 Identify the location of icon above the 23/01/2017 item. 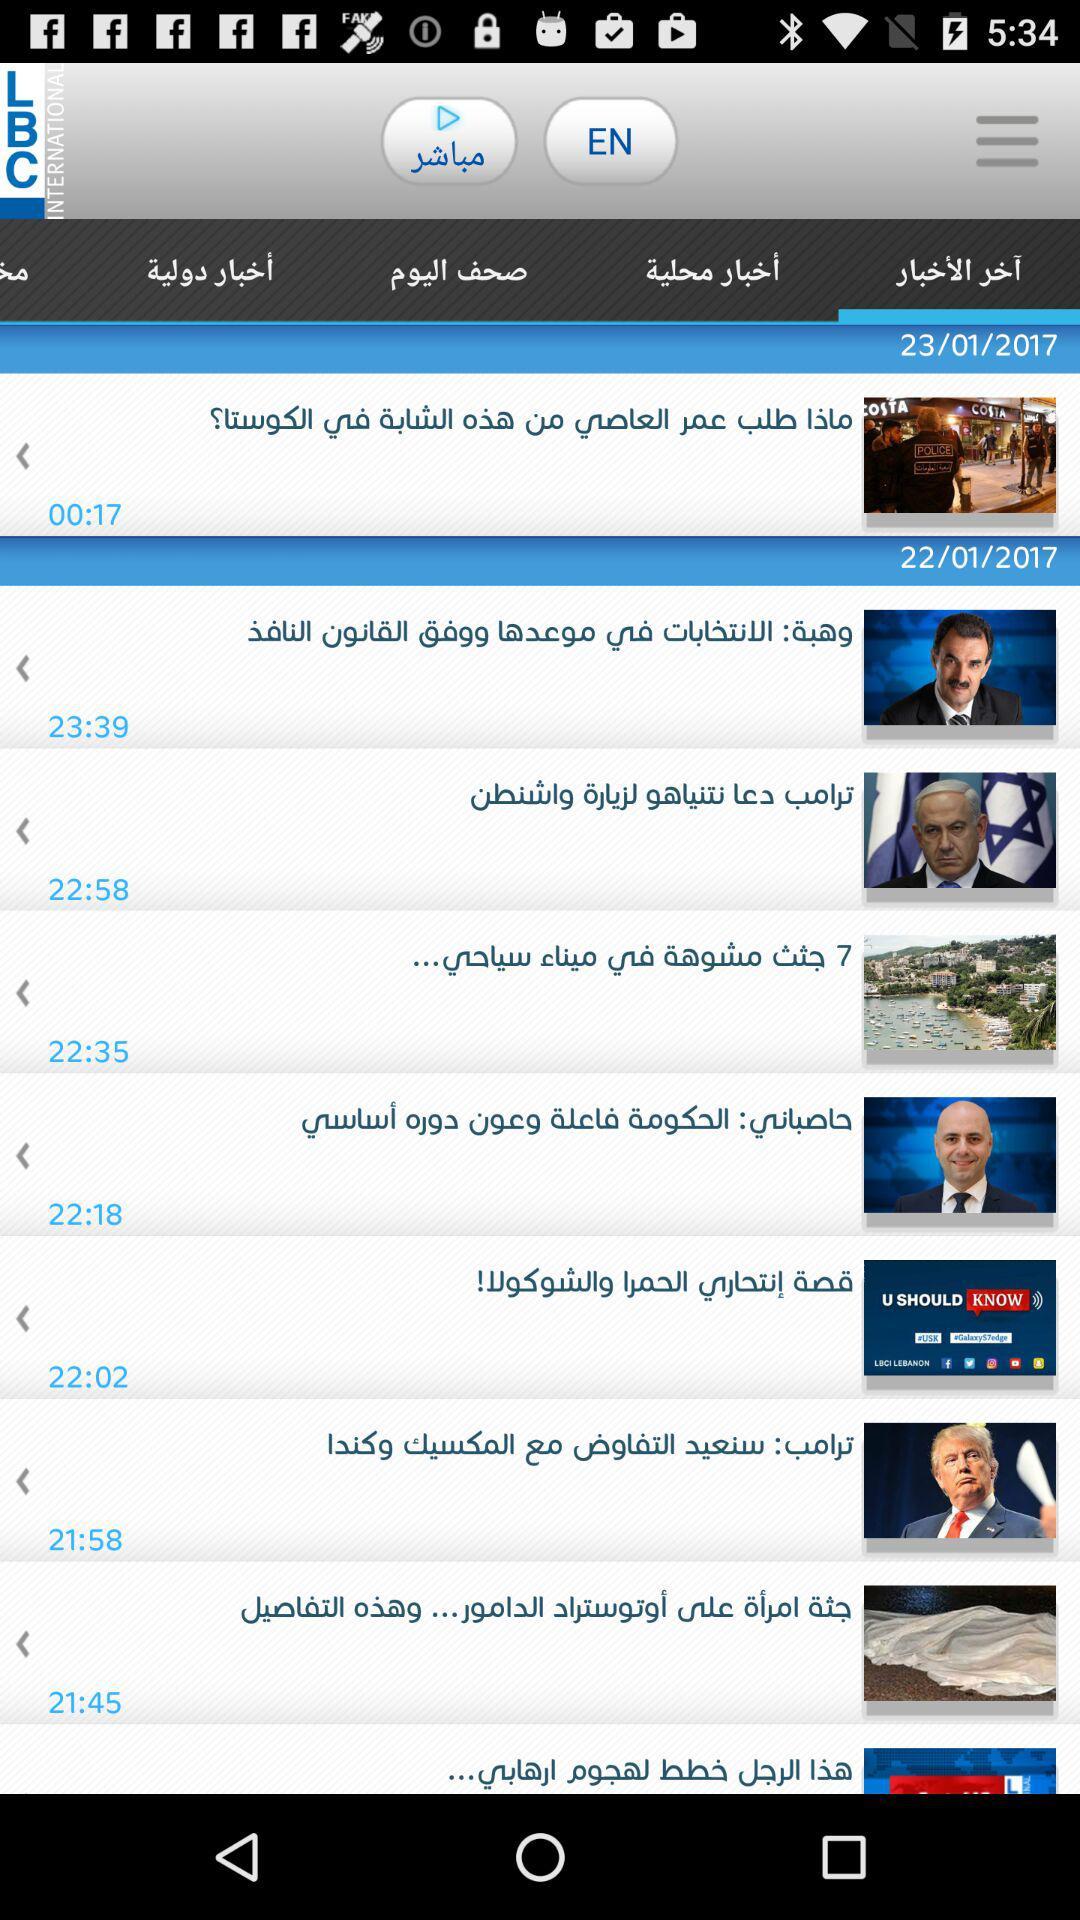
(209, 270).